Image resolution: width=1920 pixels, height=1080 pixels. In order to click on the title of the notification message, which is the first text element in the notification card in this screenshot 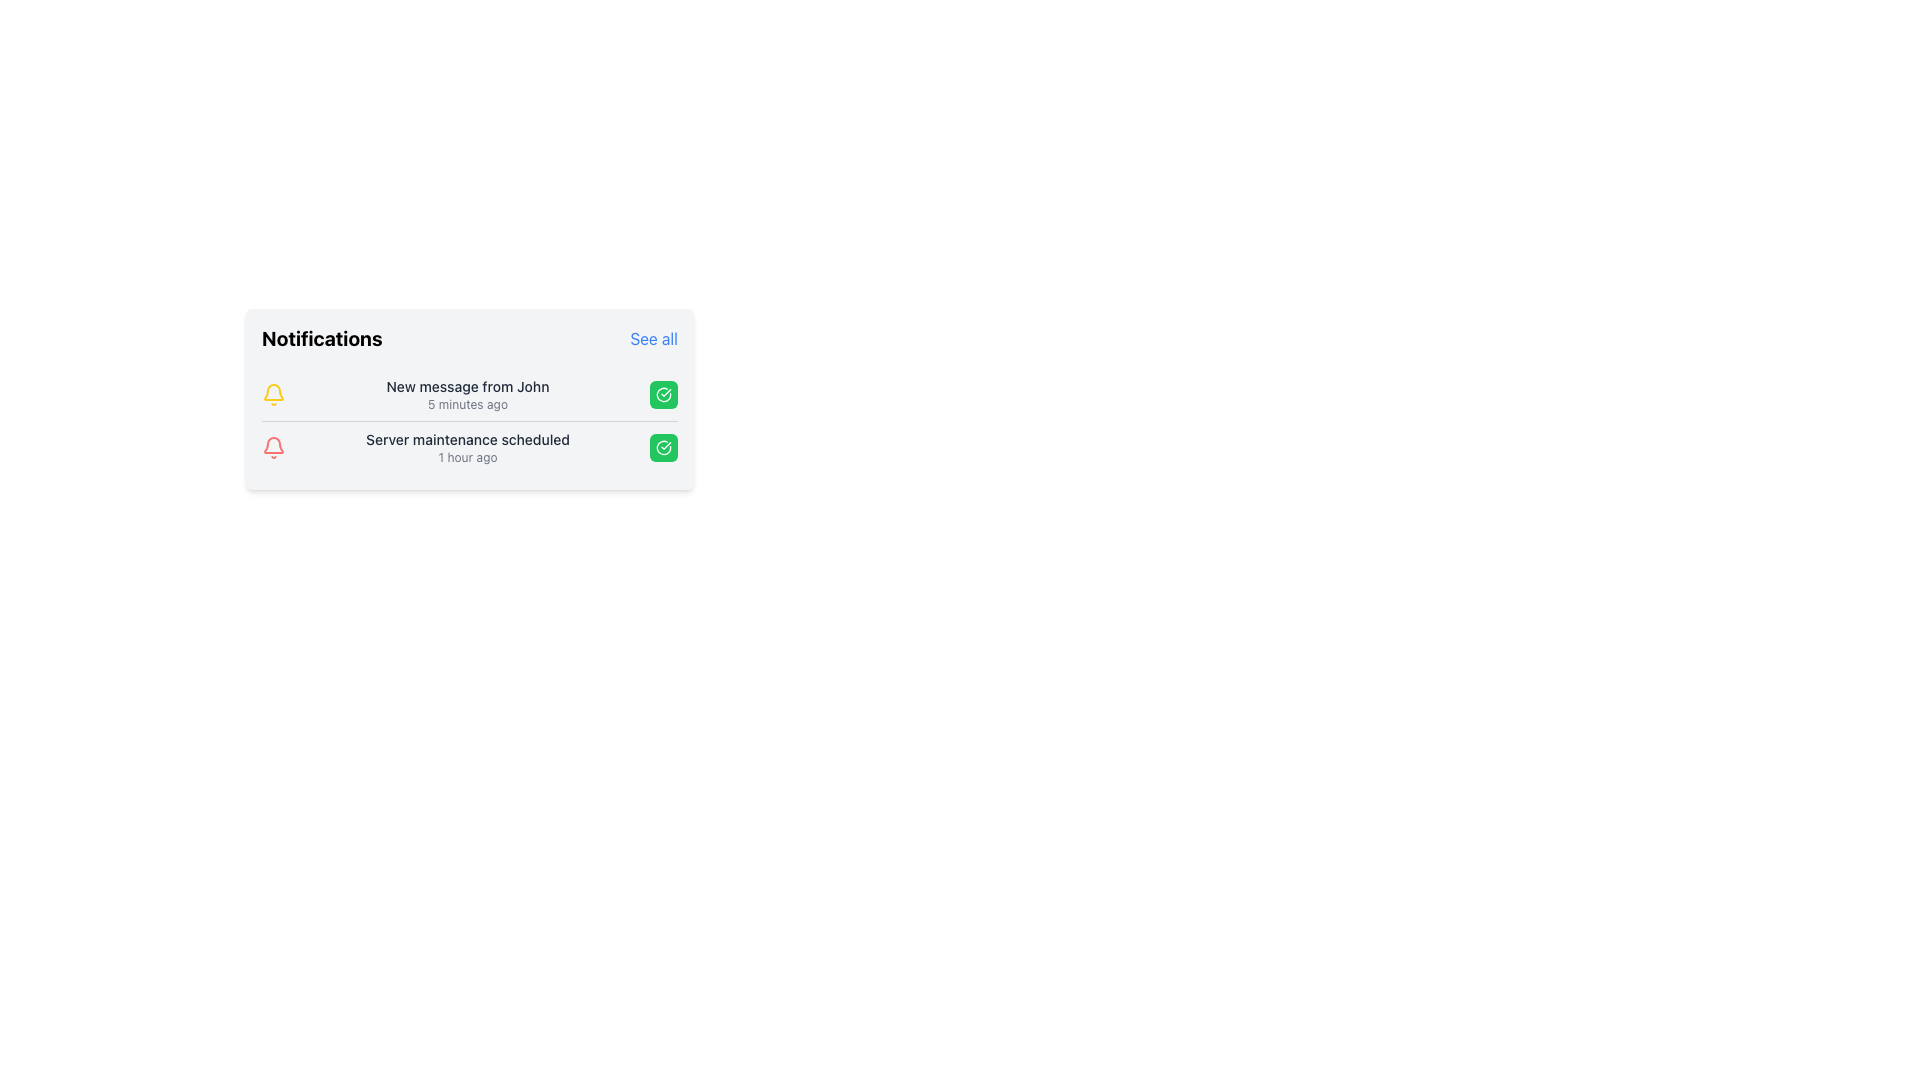, I will do `click(466, 386)`.